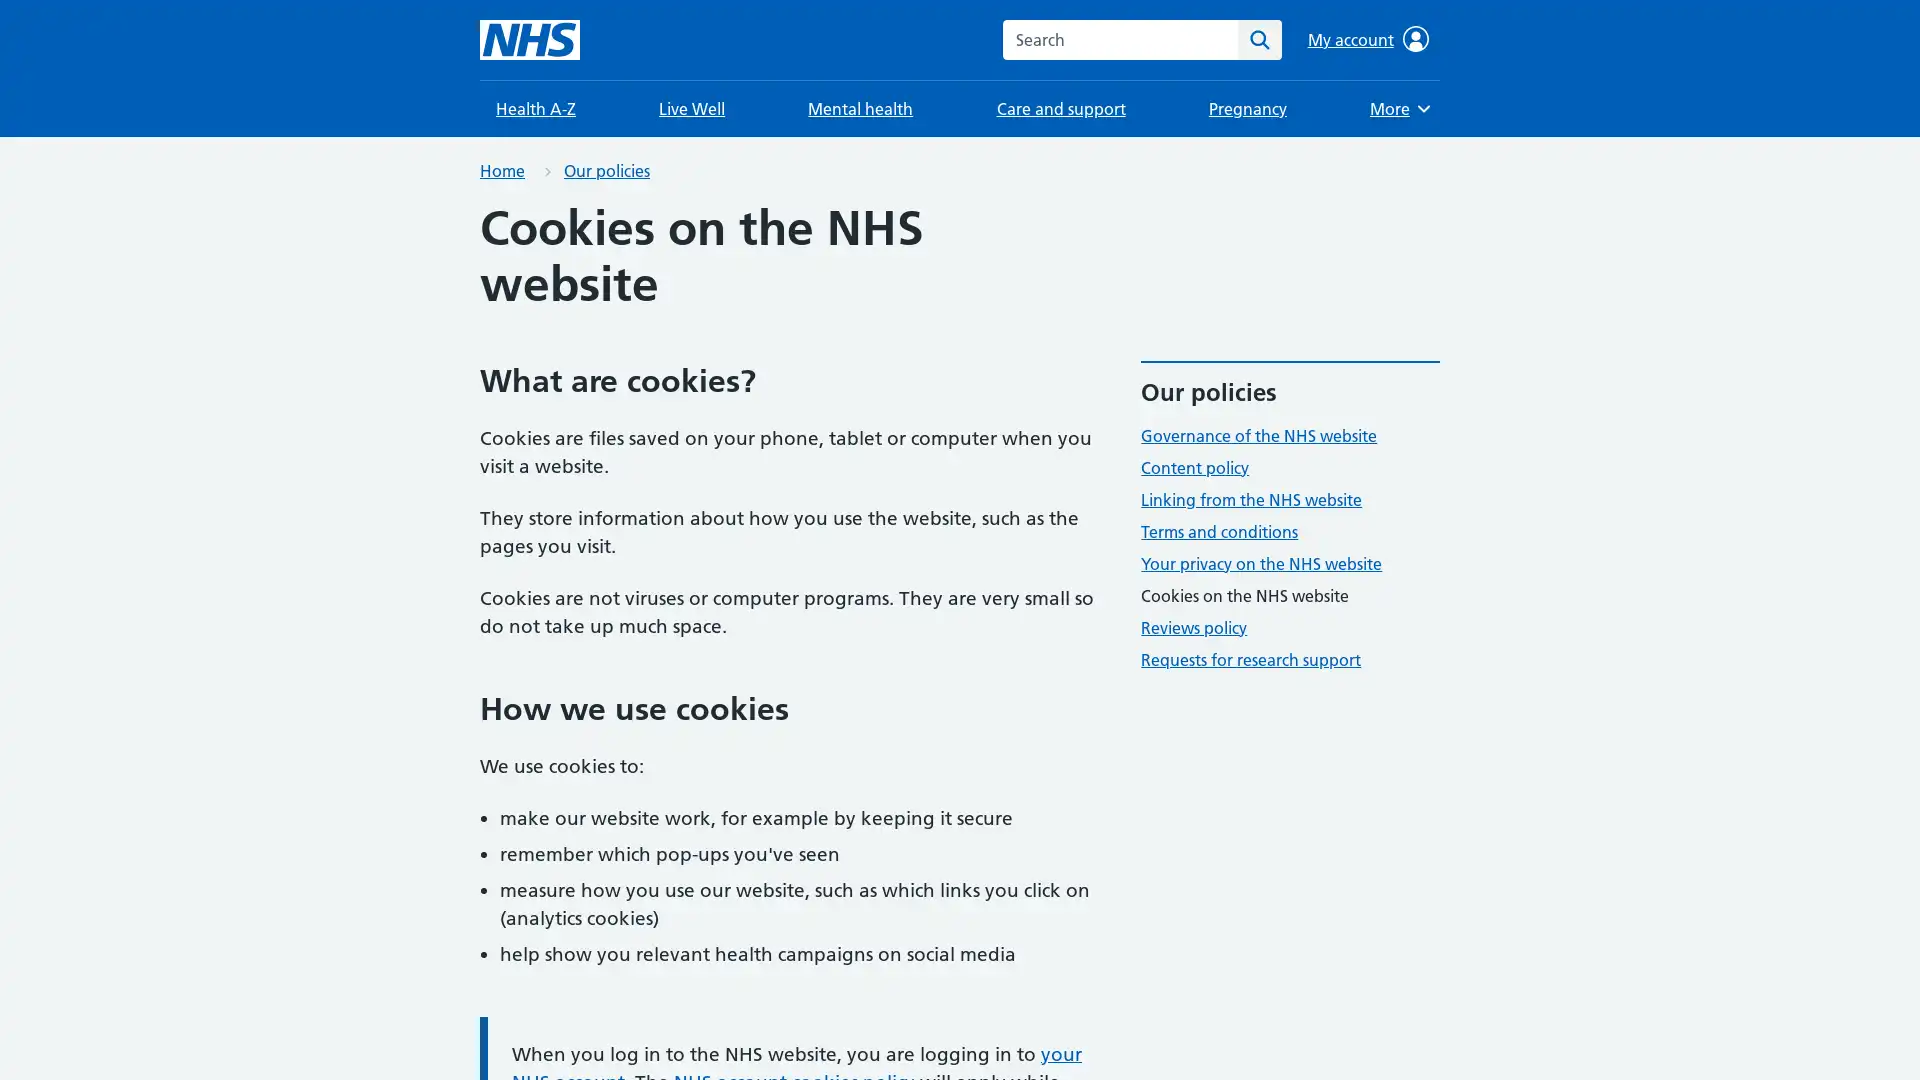 The image size is (1920, 1080). I want to click on Search, so click(1258, 39).